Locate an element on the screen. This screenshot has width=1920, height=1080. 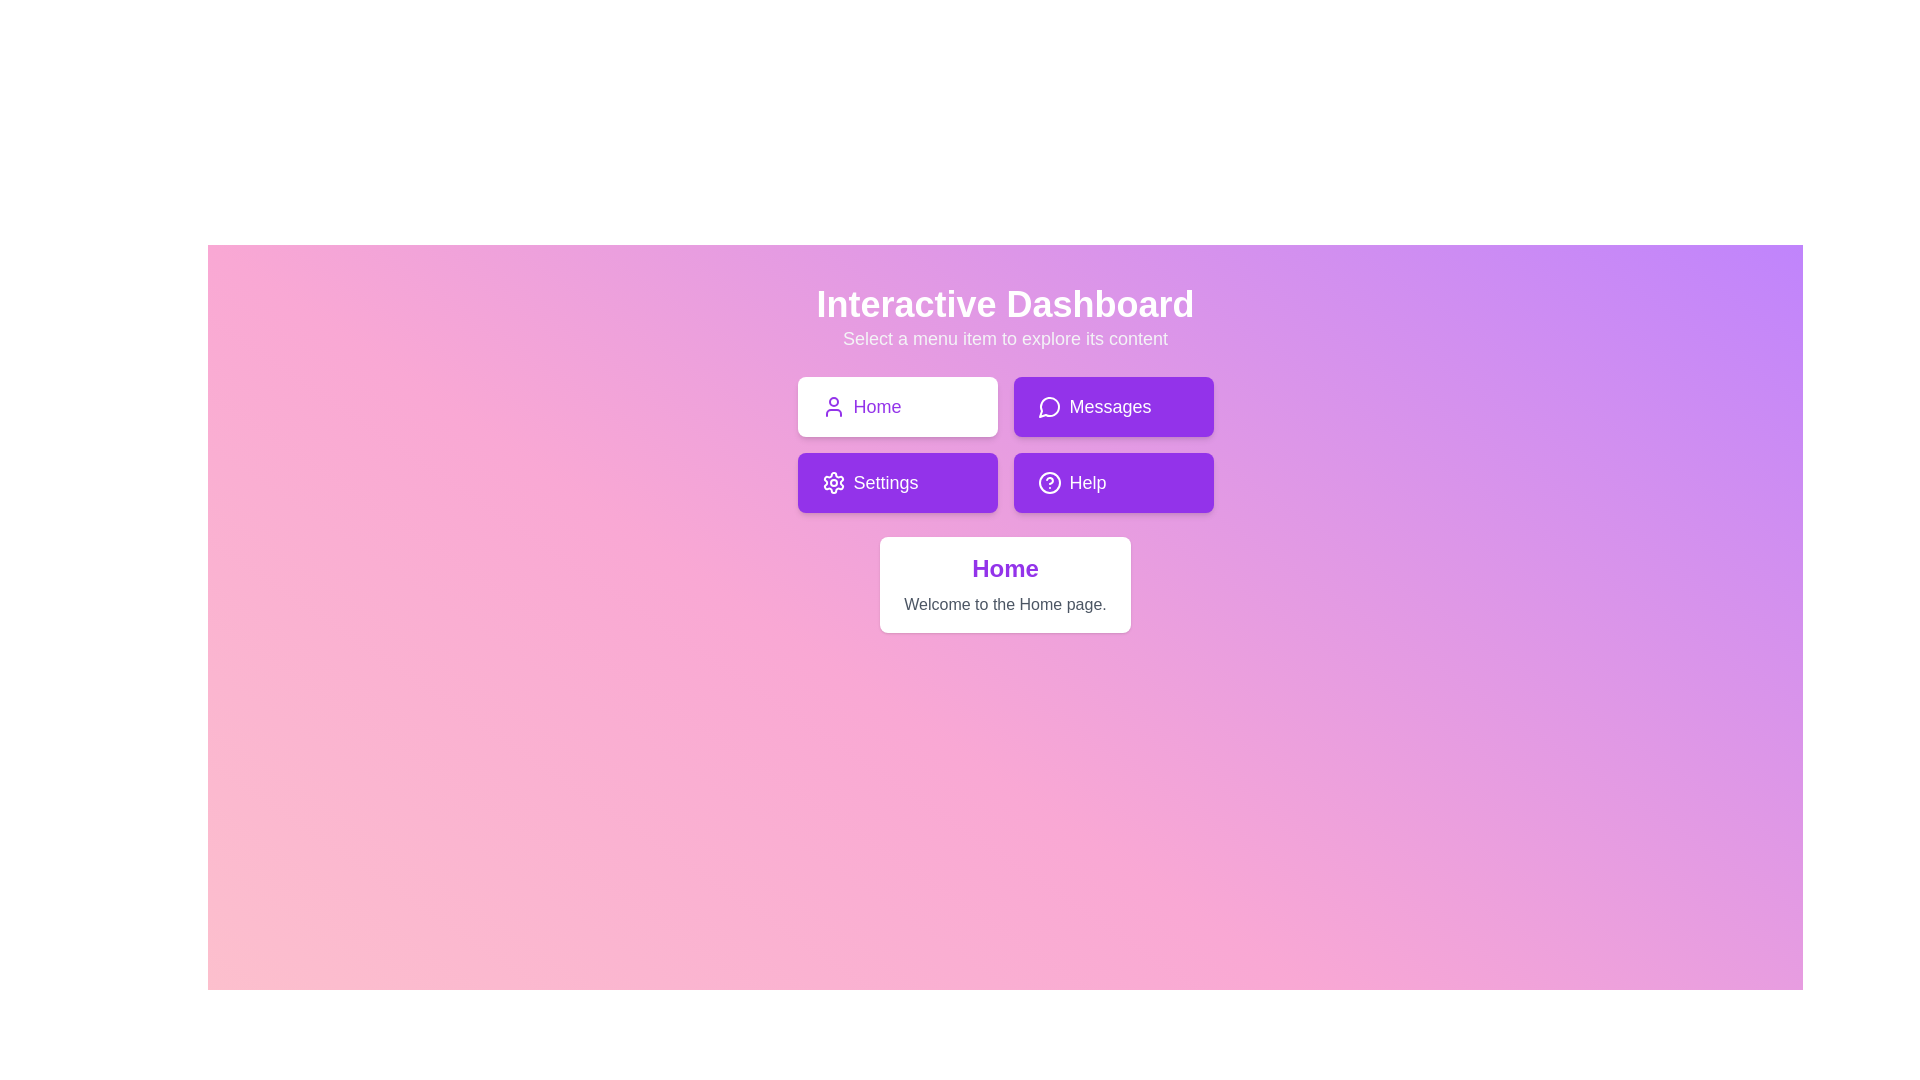
the menu item Settings by clicking on its corresponding button is located at coordinates (896, 482).